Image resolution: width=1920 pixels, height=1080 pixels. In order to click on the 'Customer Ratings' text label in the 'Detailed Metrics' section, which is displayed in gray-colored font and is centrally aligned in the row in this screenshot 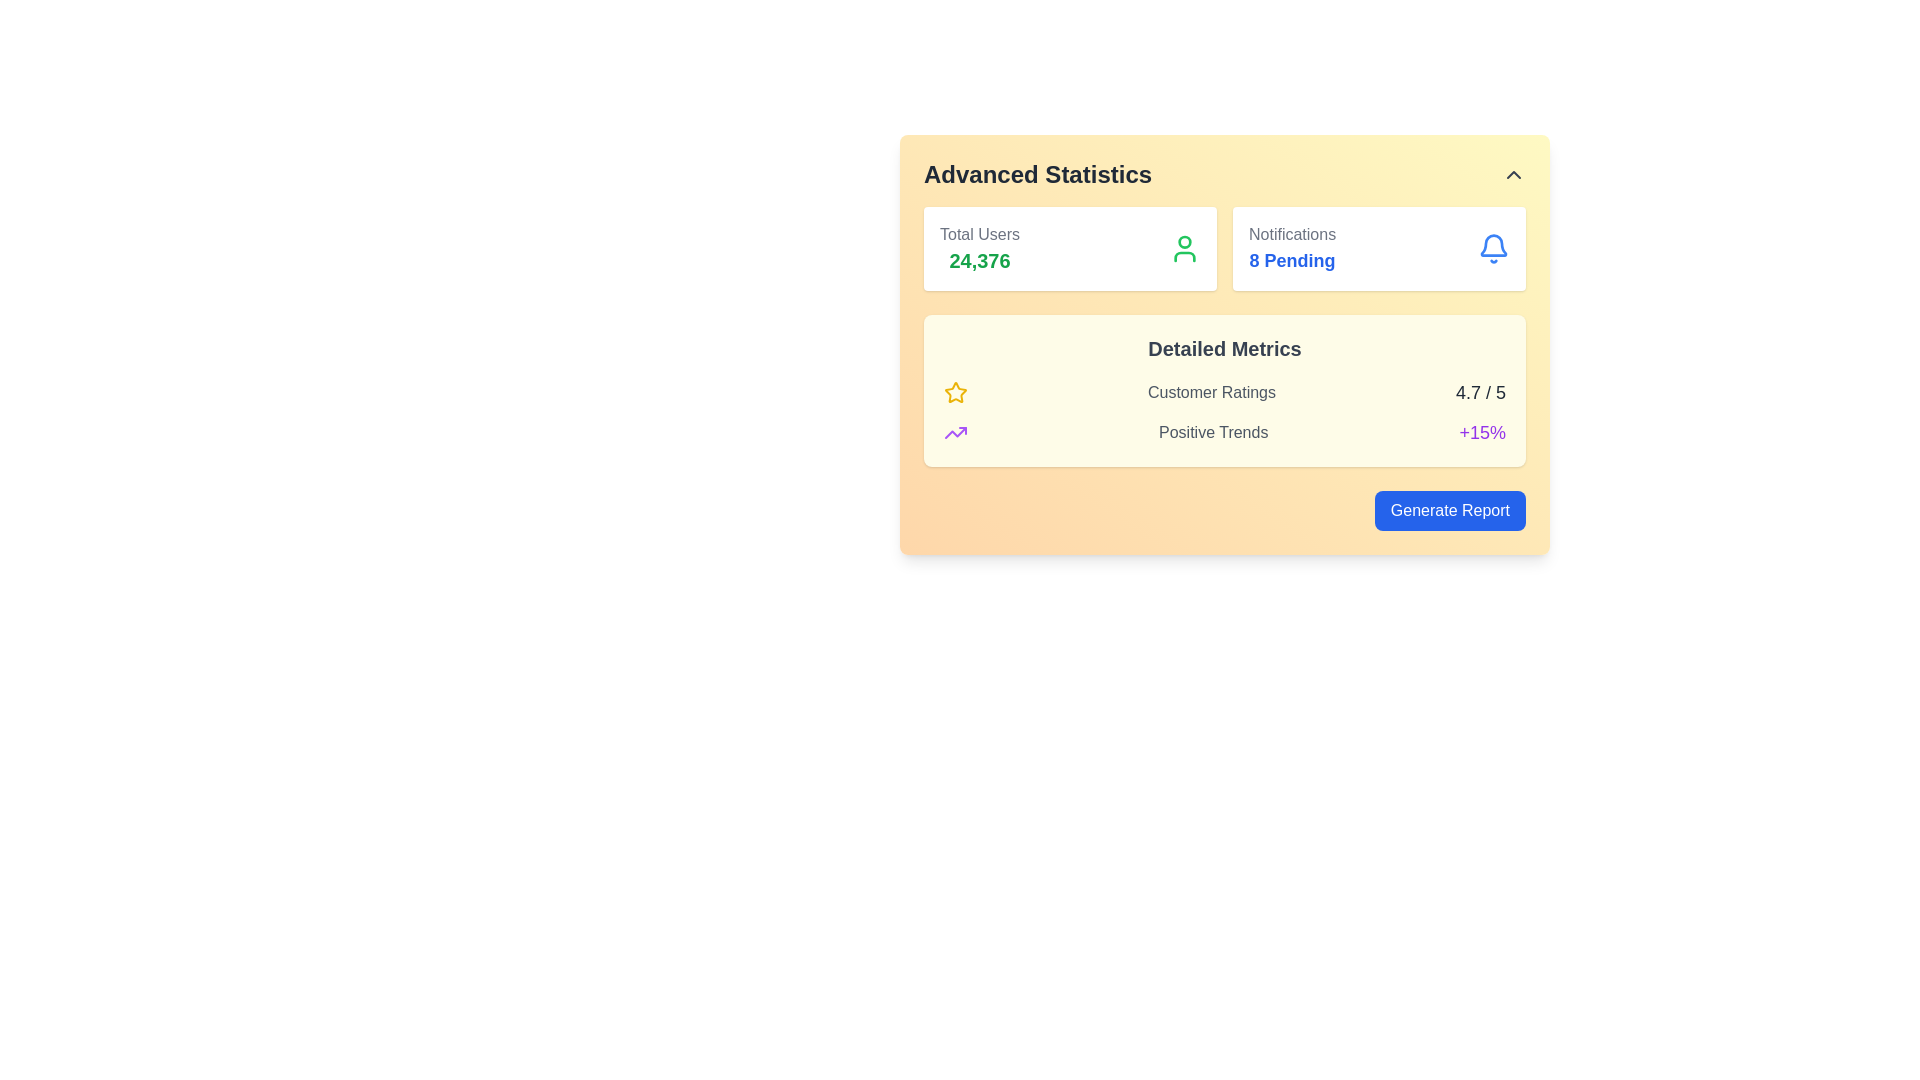, I will do `click(1210, 393)`.